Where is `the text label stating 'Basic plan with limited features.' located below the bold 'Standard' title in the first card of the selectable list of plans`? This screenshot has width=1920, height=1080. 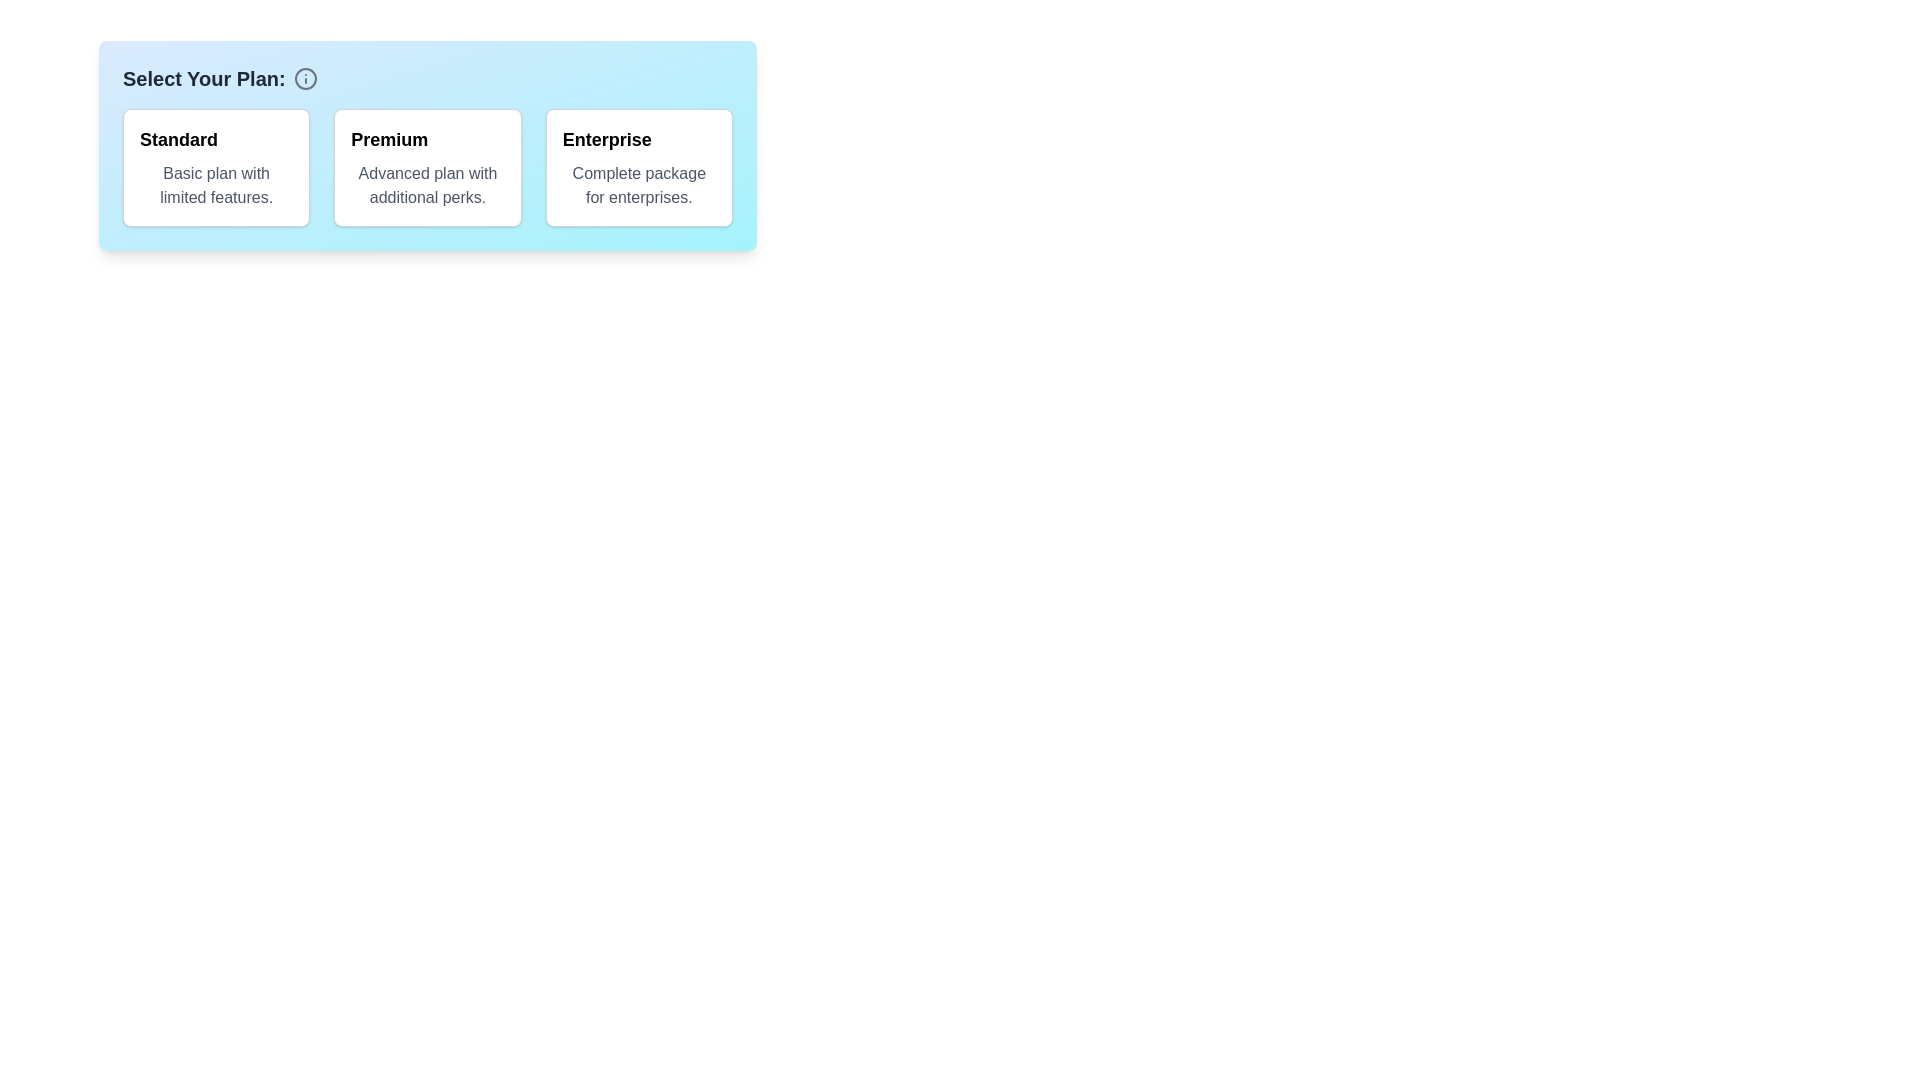
the text label stating 'Basic plan with limited features.' located below the bold 'Standard' title in the first card of the selectable list of plans is located at coordinates (216, 185).